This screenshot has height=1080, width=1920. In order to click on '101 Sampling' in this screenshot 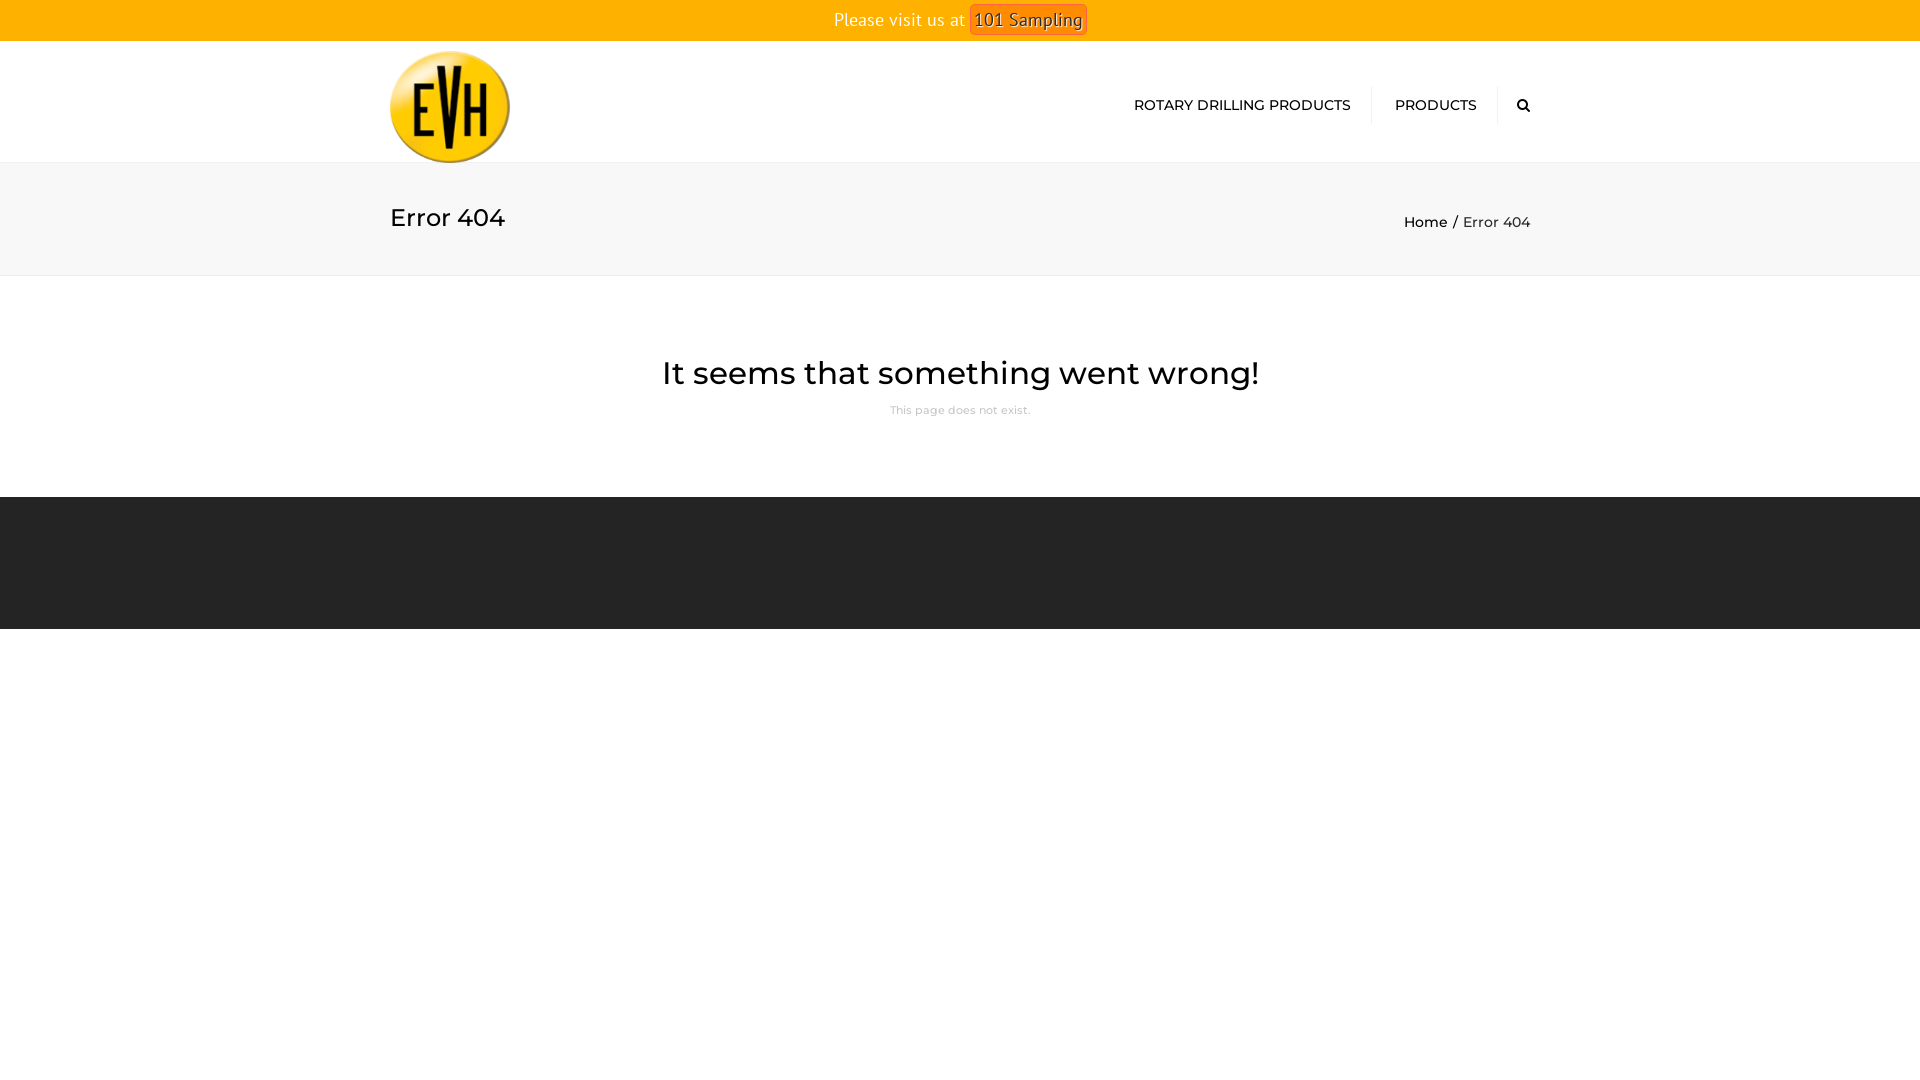, I will do `click(969, 19)`.